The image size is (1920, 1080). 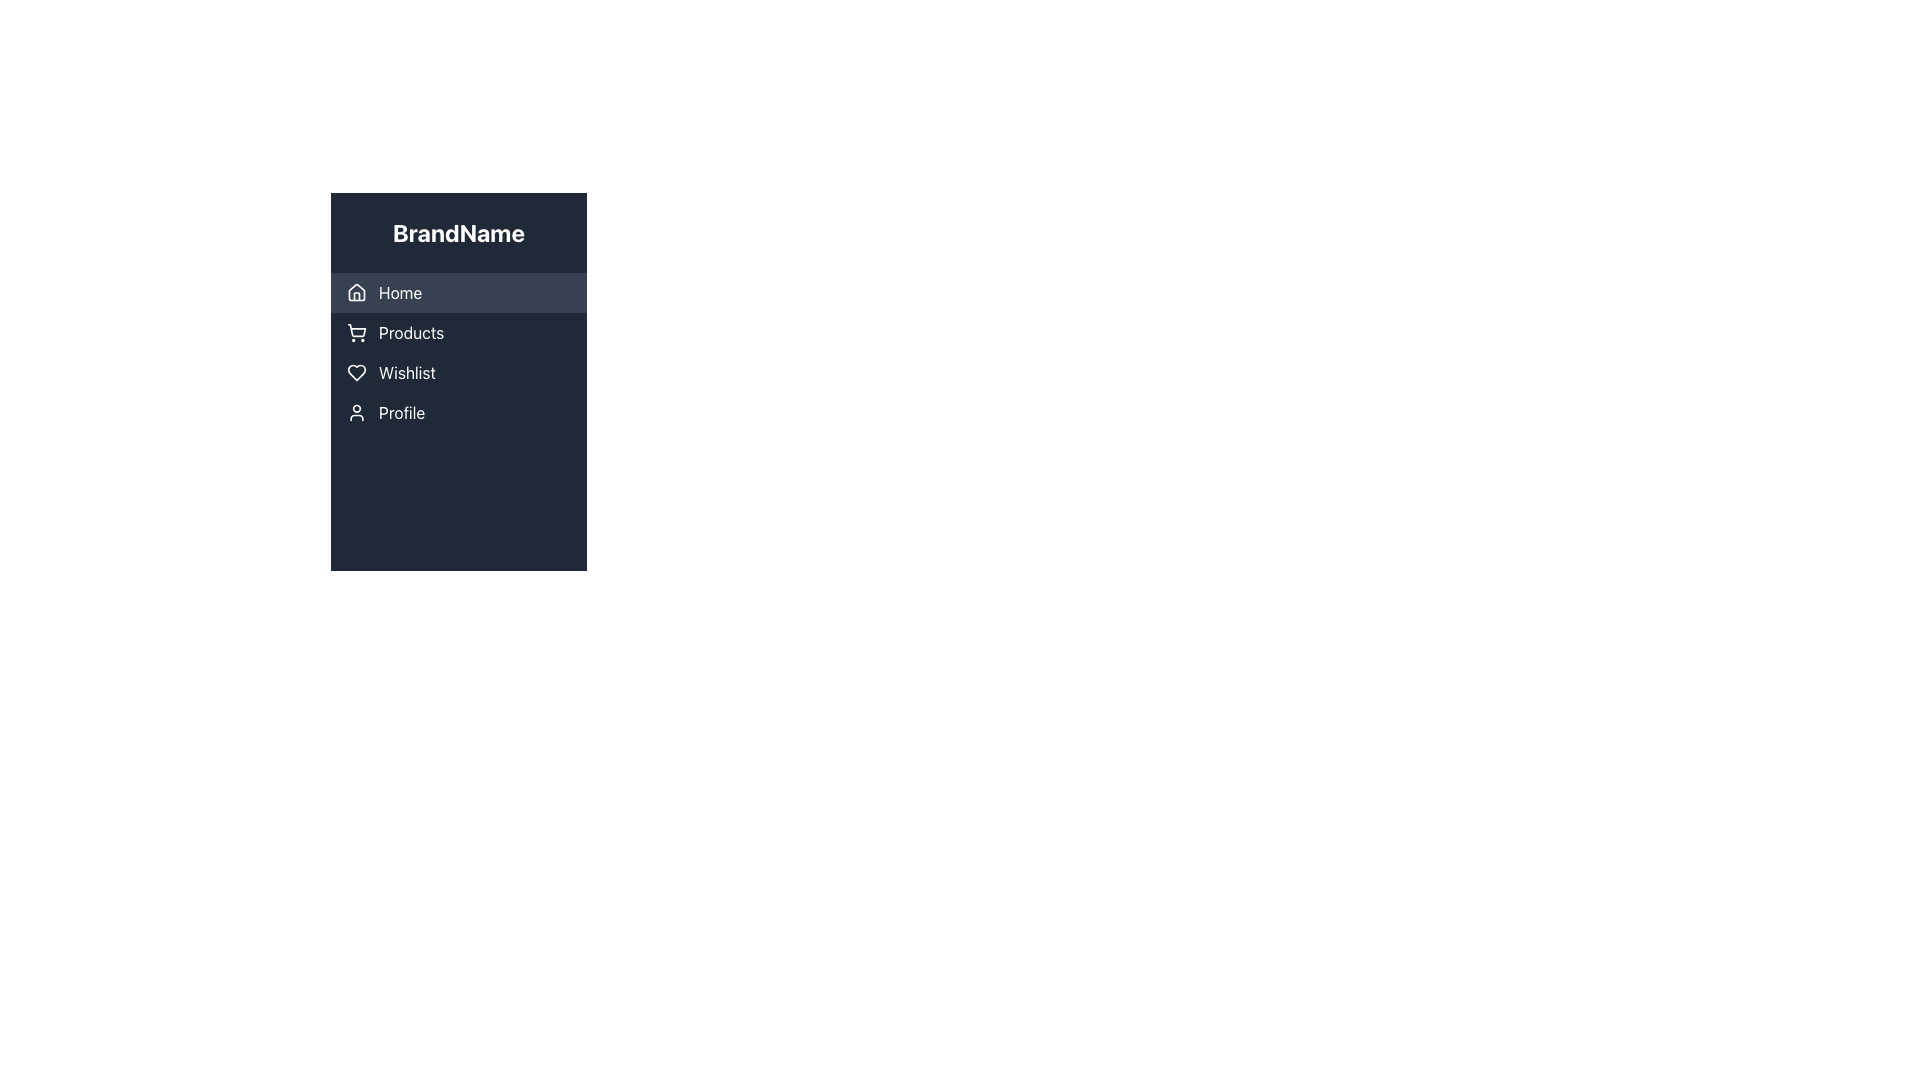 What do you see at coordinates (406, 373) in the screenshot?
I see `the 'Wishlist' text label element in the vertical navigation menu, which is the third item below 'Products' and above 'Profile'` at bounding box center [406, 373].